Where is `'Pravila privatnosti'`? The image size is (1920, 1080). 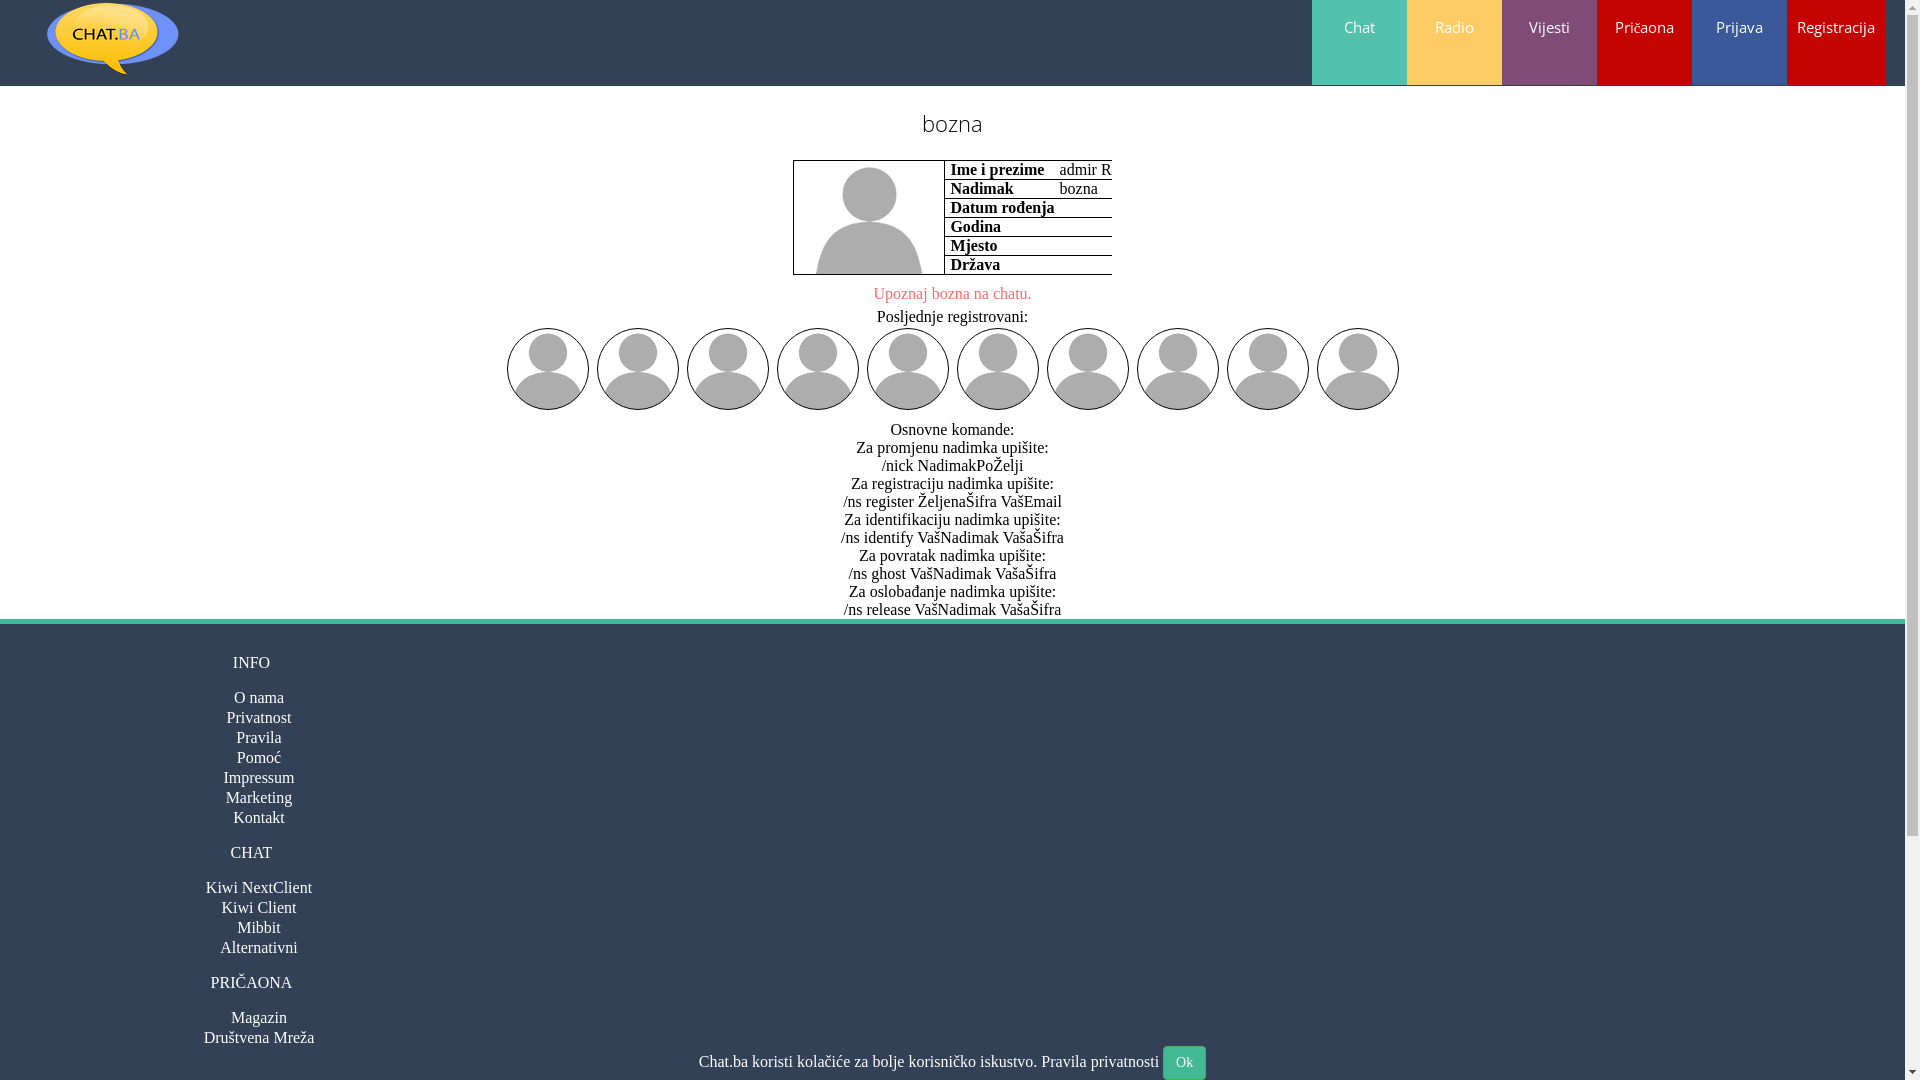 'Pravila privatnosti' is located at coordinates (1098, 1060).